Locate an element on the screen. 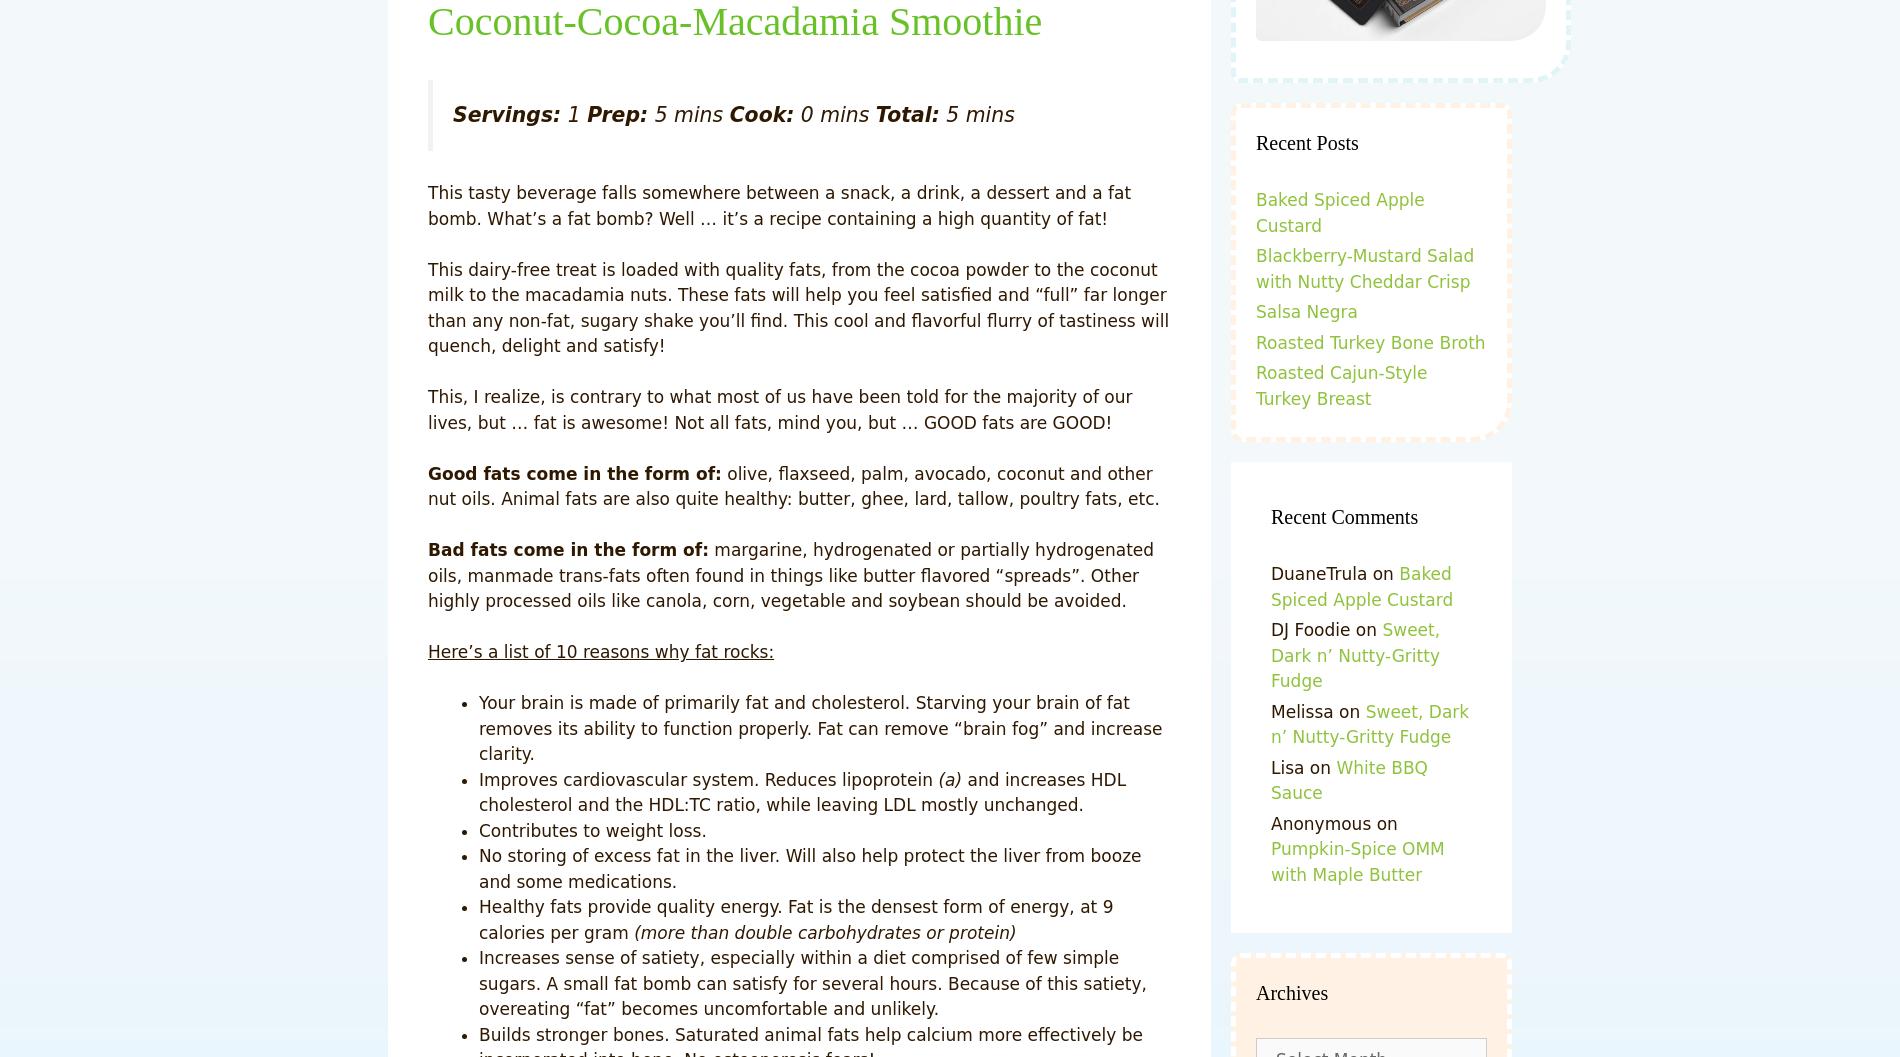 This screenshot has height=1057, width=1900. 'Archives' is located at coordinates (1291, 992).